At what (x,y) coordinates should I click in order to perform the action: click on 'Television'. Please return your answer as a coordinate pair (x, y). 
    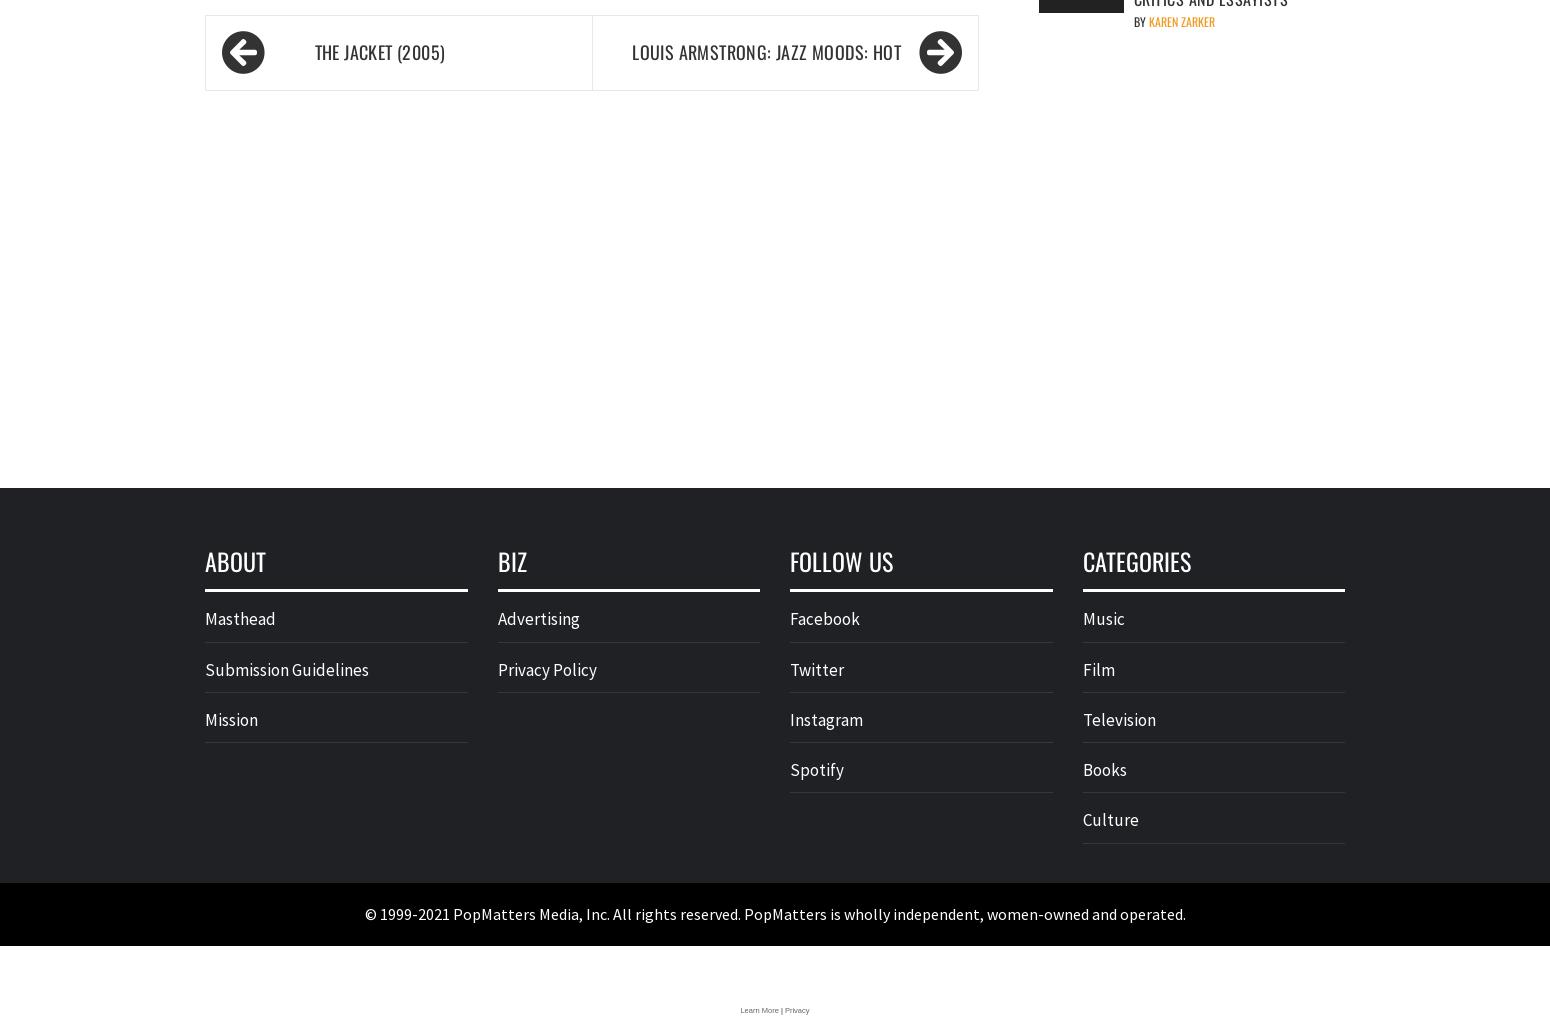
    Looking at the image, I should click on (1082, 719).